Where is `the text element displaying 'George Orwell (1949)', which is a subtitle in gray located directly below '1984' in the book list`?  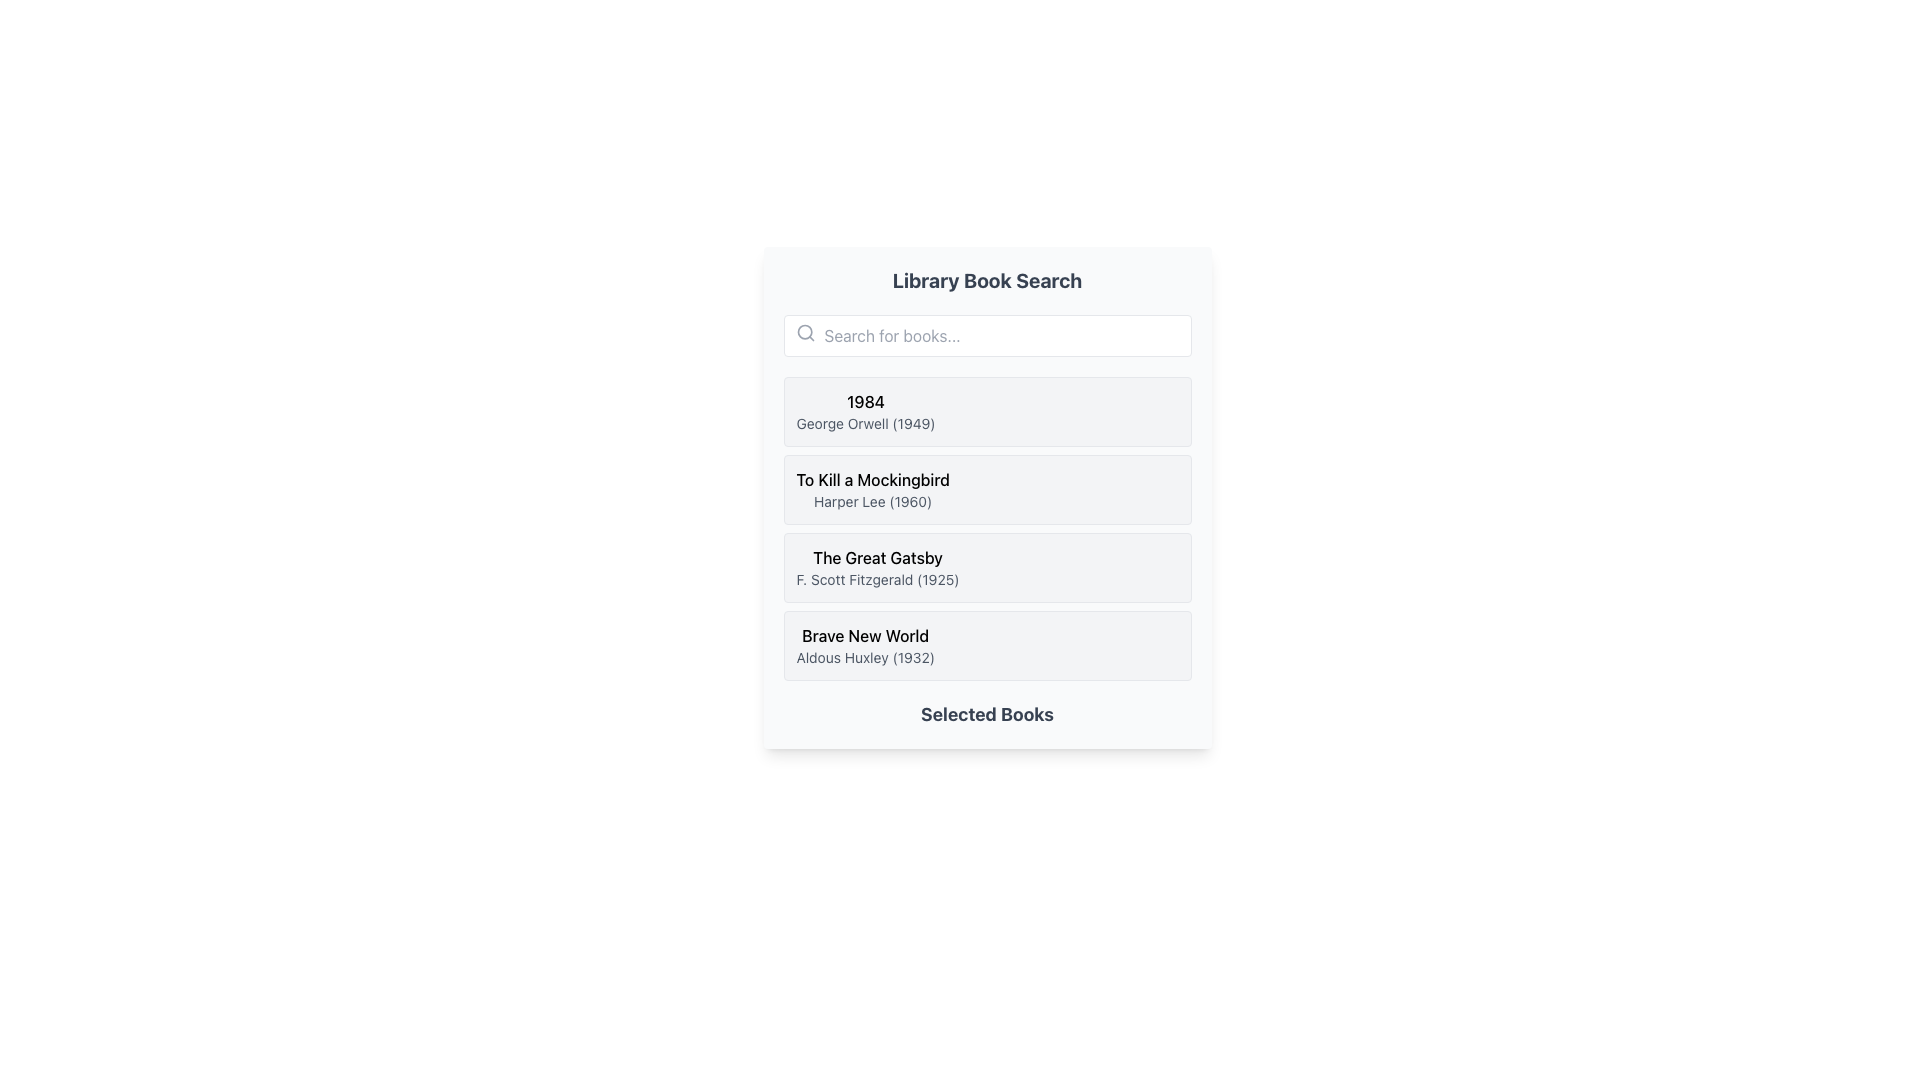 the text element displaying 'George Orwell (1949)', which is a subtitle in gray located directly below '1984' in the book list is located at coordinates (866, 423).